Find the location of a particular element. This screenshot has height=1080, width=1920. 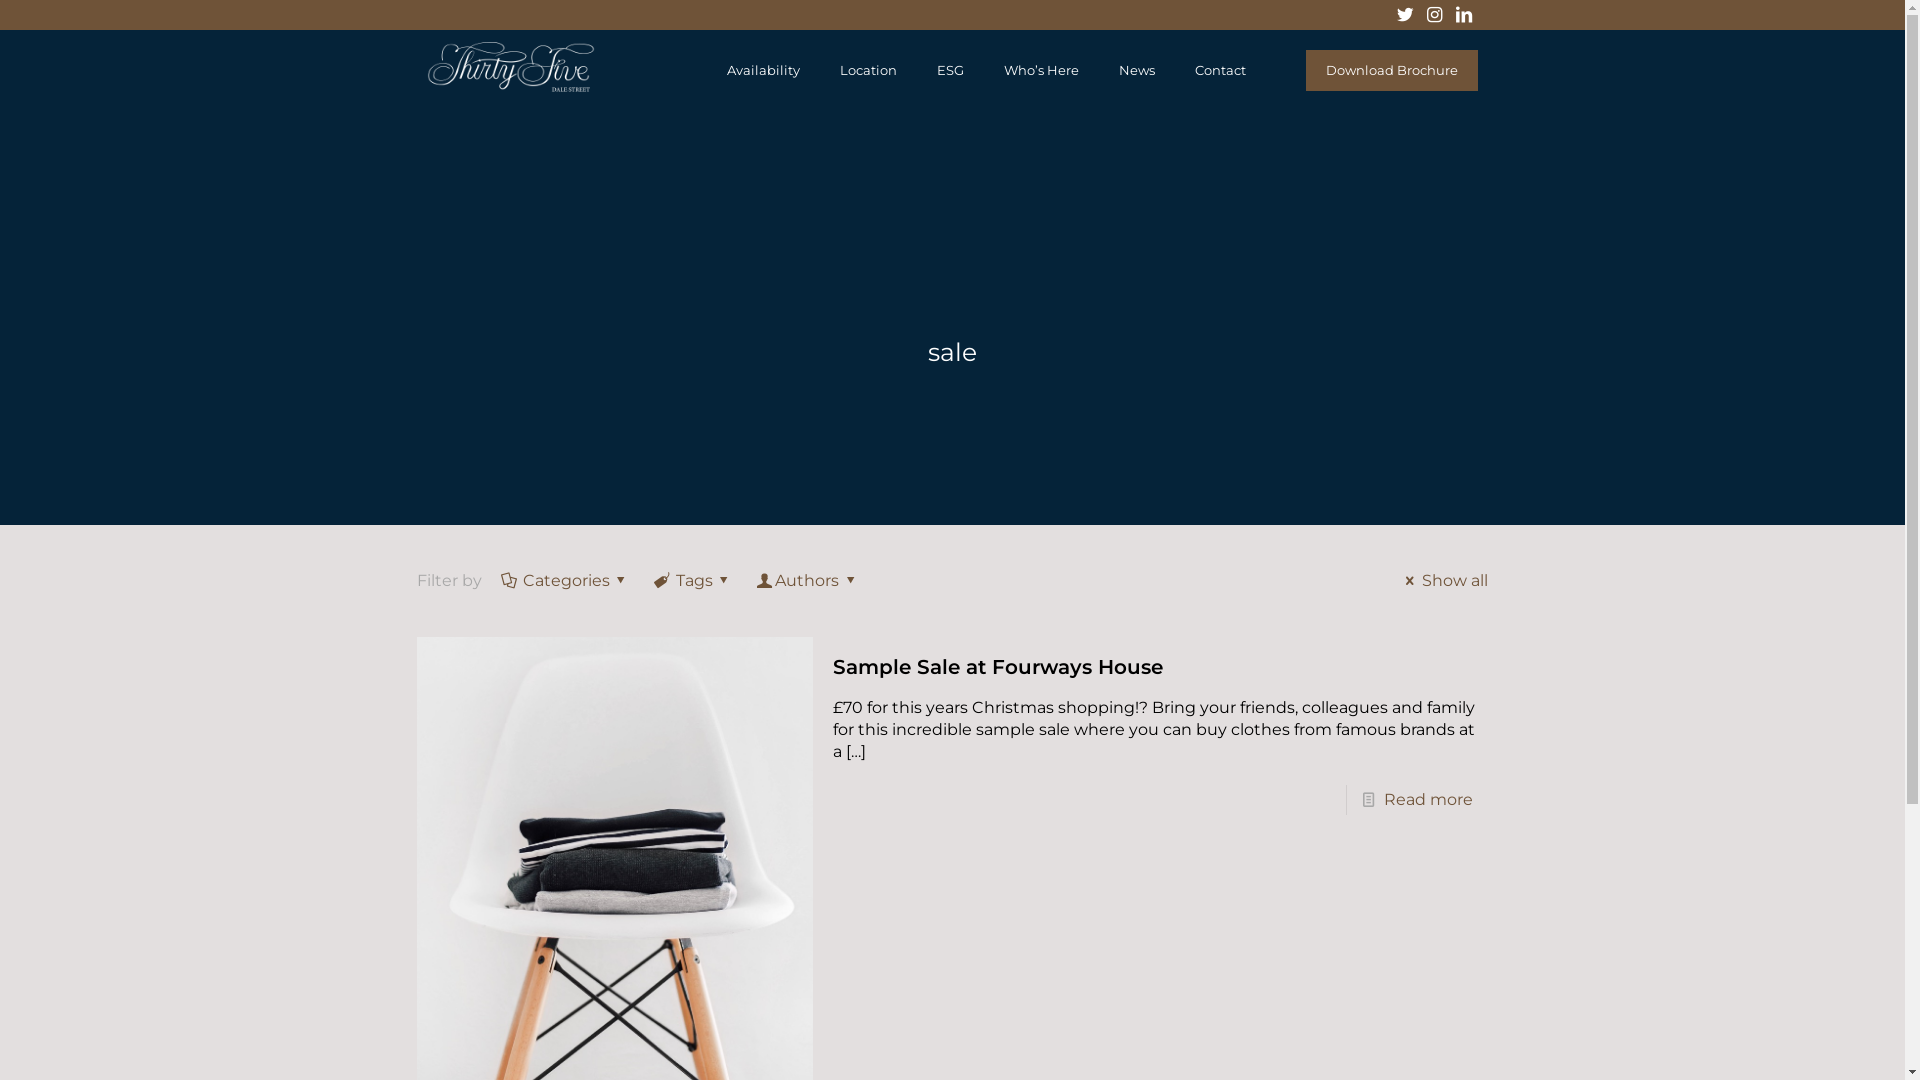

'Authors' is located at coordinates (807, 580).